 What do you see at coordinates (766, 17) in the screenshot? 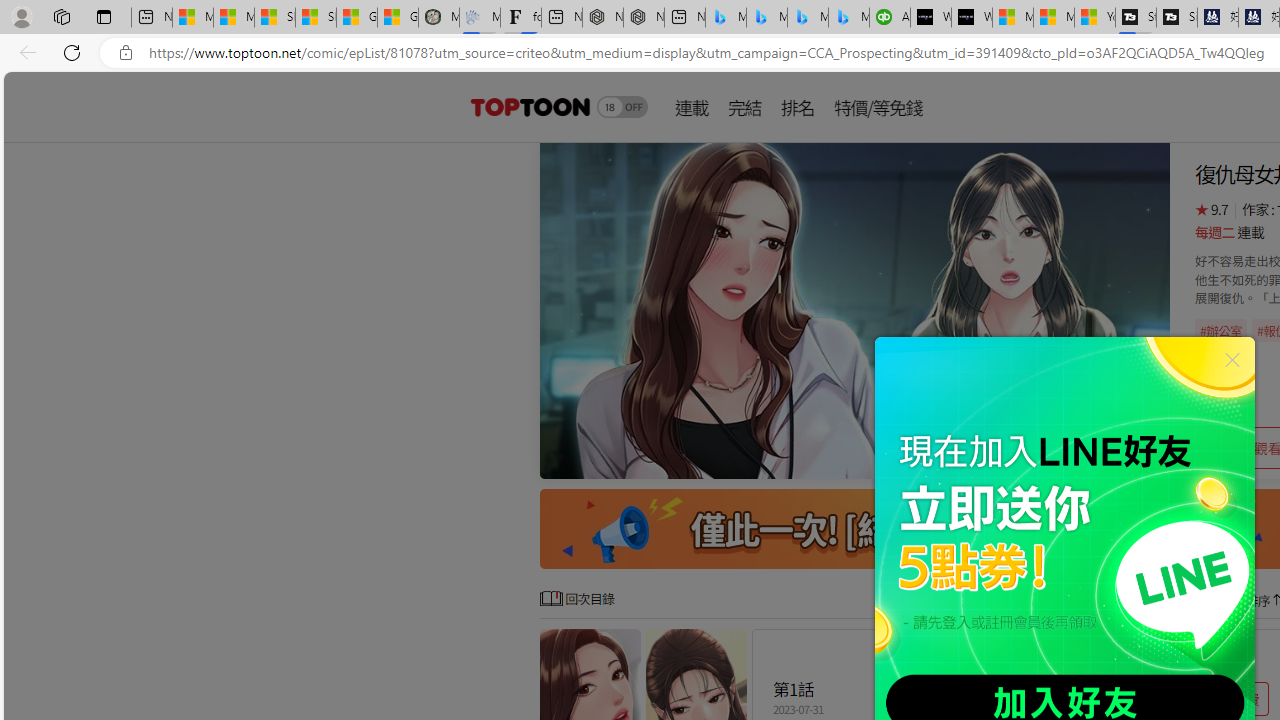
I see `'Microsoft Bing Travel - Stays in Bangkok, Bangkok, Thailand'` at bounding box center [766, 17].